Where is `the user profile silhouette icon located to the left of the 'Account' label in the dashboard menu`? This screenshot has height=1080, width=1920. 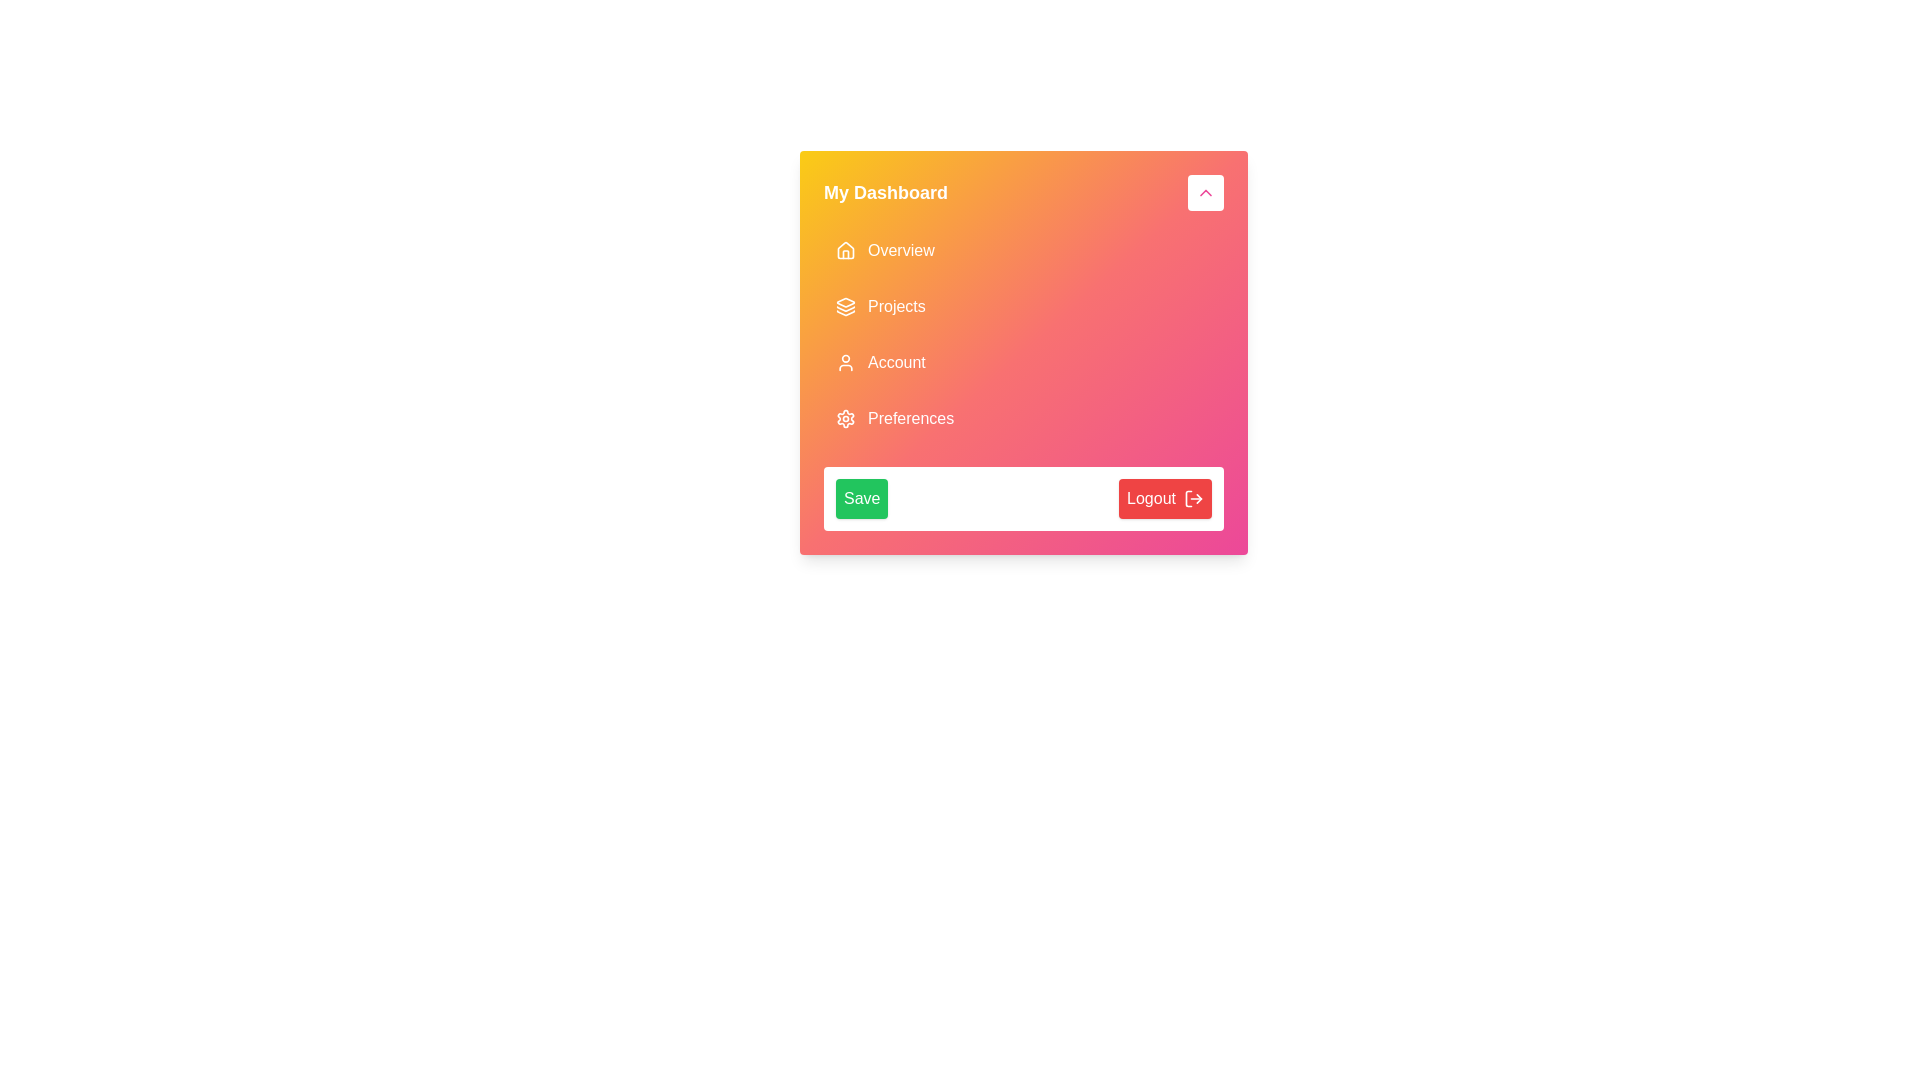 the user profile silhouette icon located to the left of the 'Account' label in the dashboard menu is located at coordinates (845, 362).